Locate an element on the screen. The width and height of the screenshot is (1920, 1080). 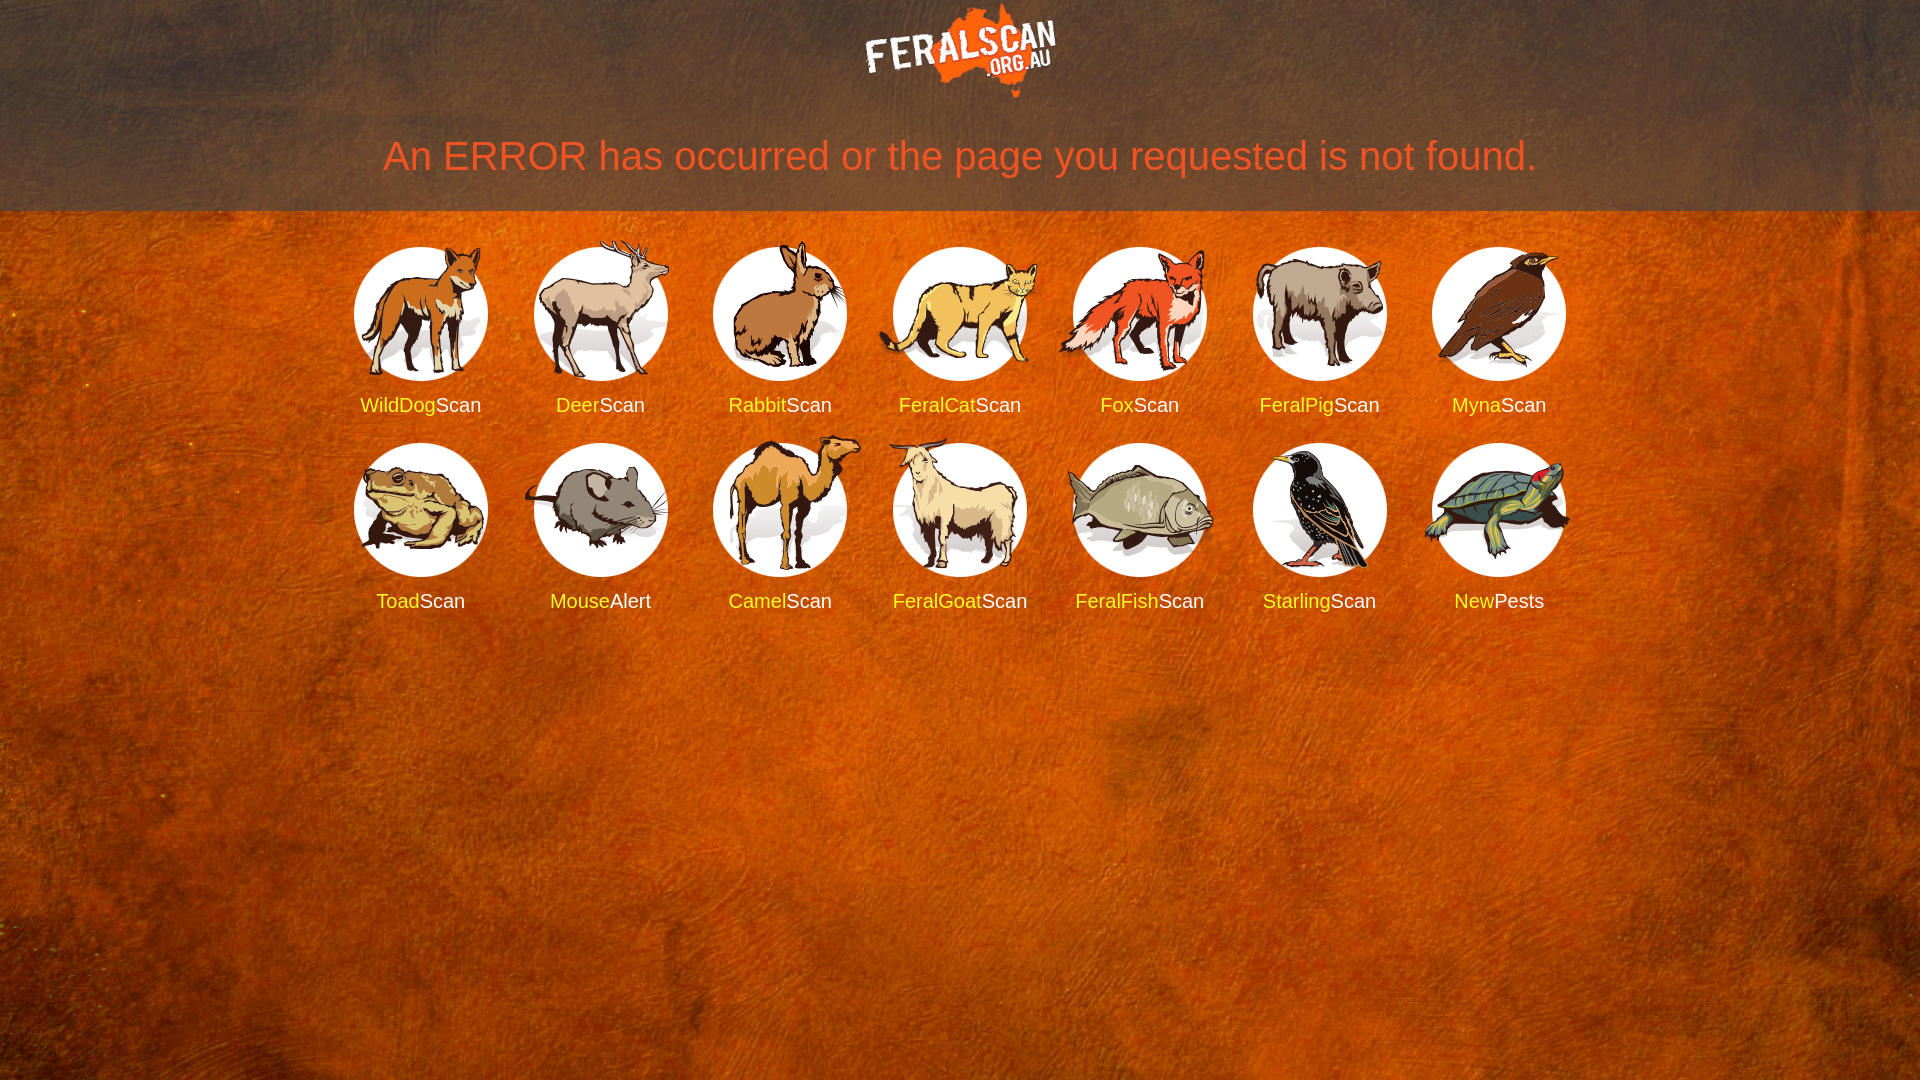
'FeralGoatScan' is located at coordinates (960, 527).